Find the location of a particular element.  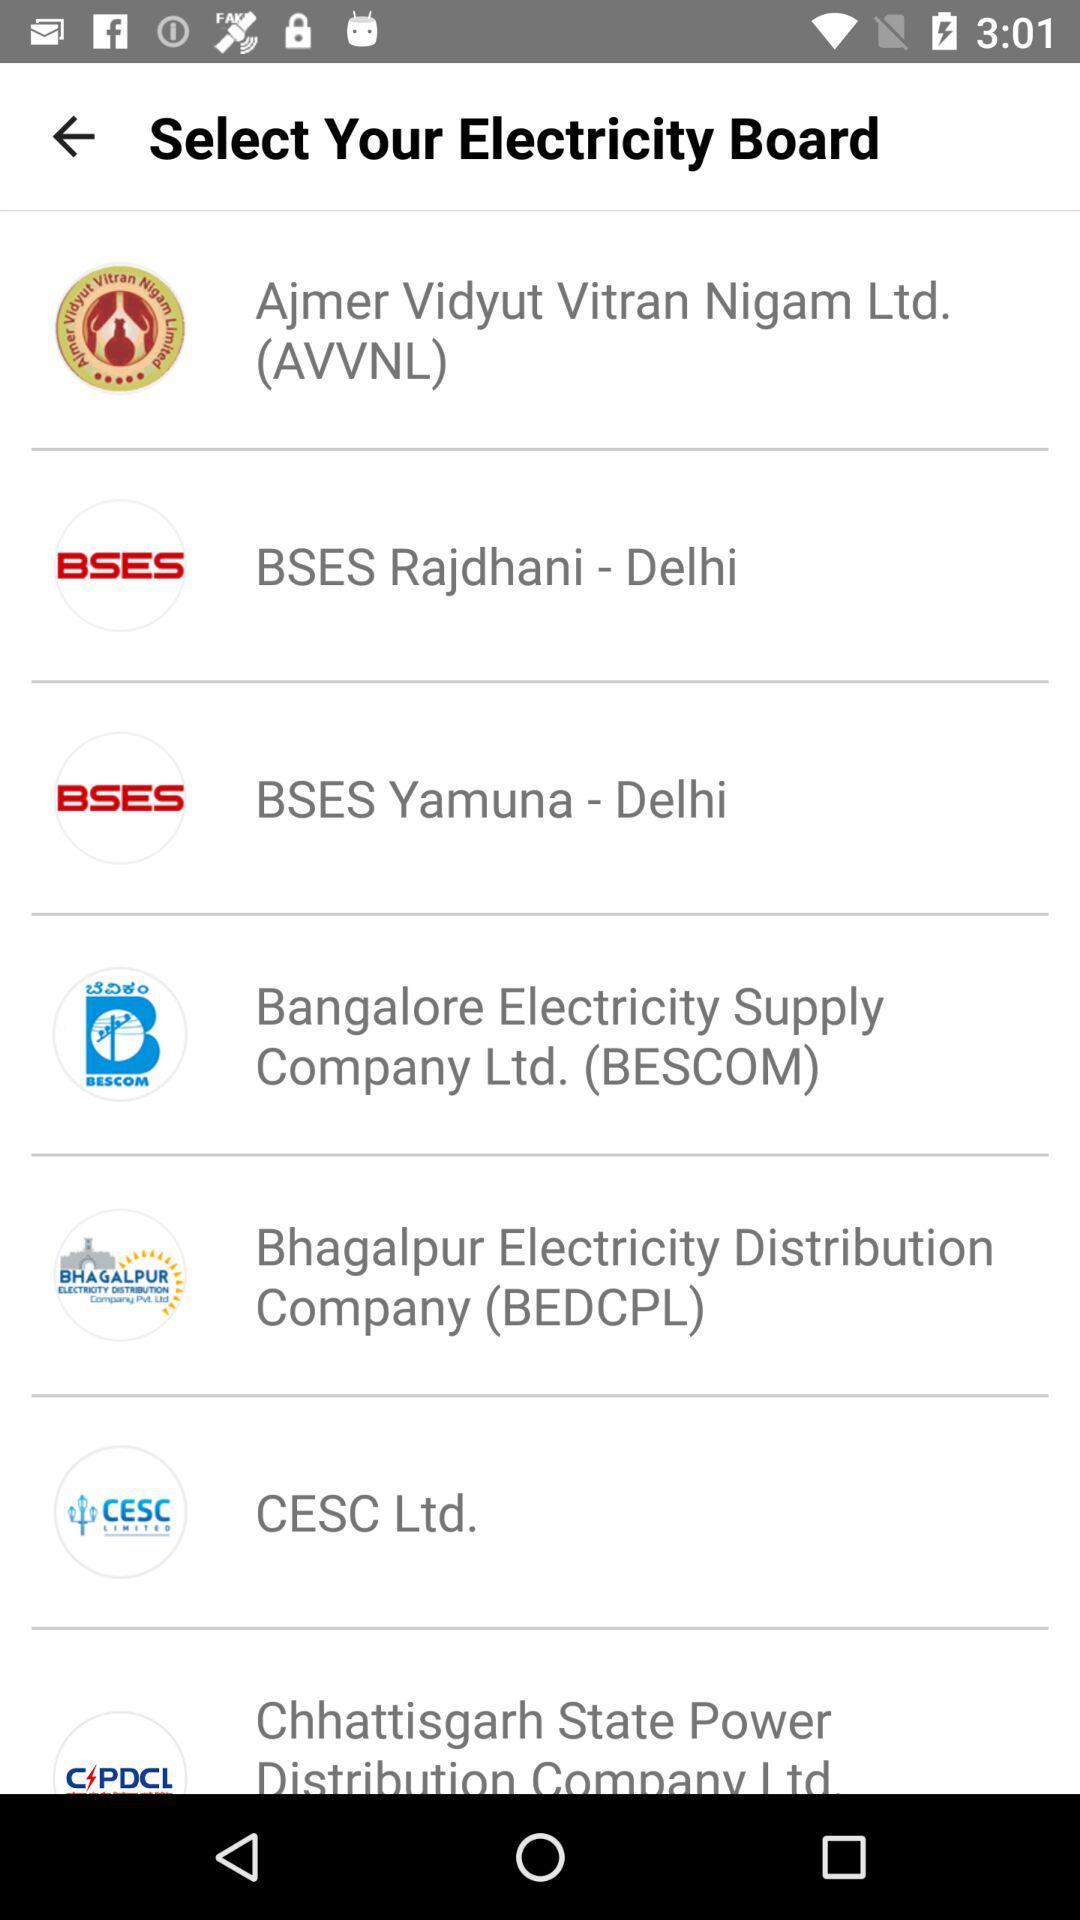

the bhagalpur electricity distribution is located at coordinates (606, 1274).